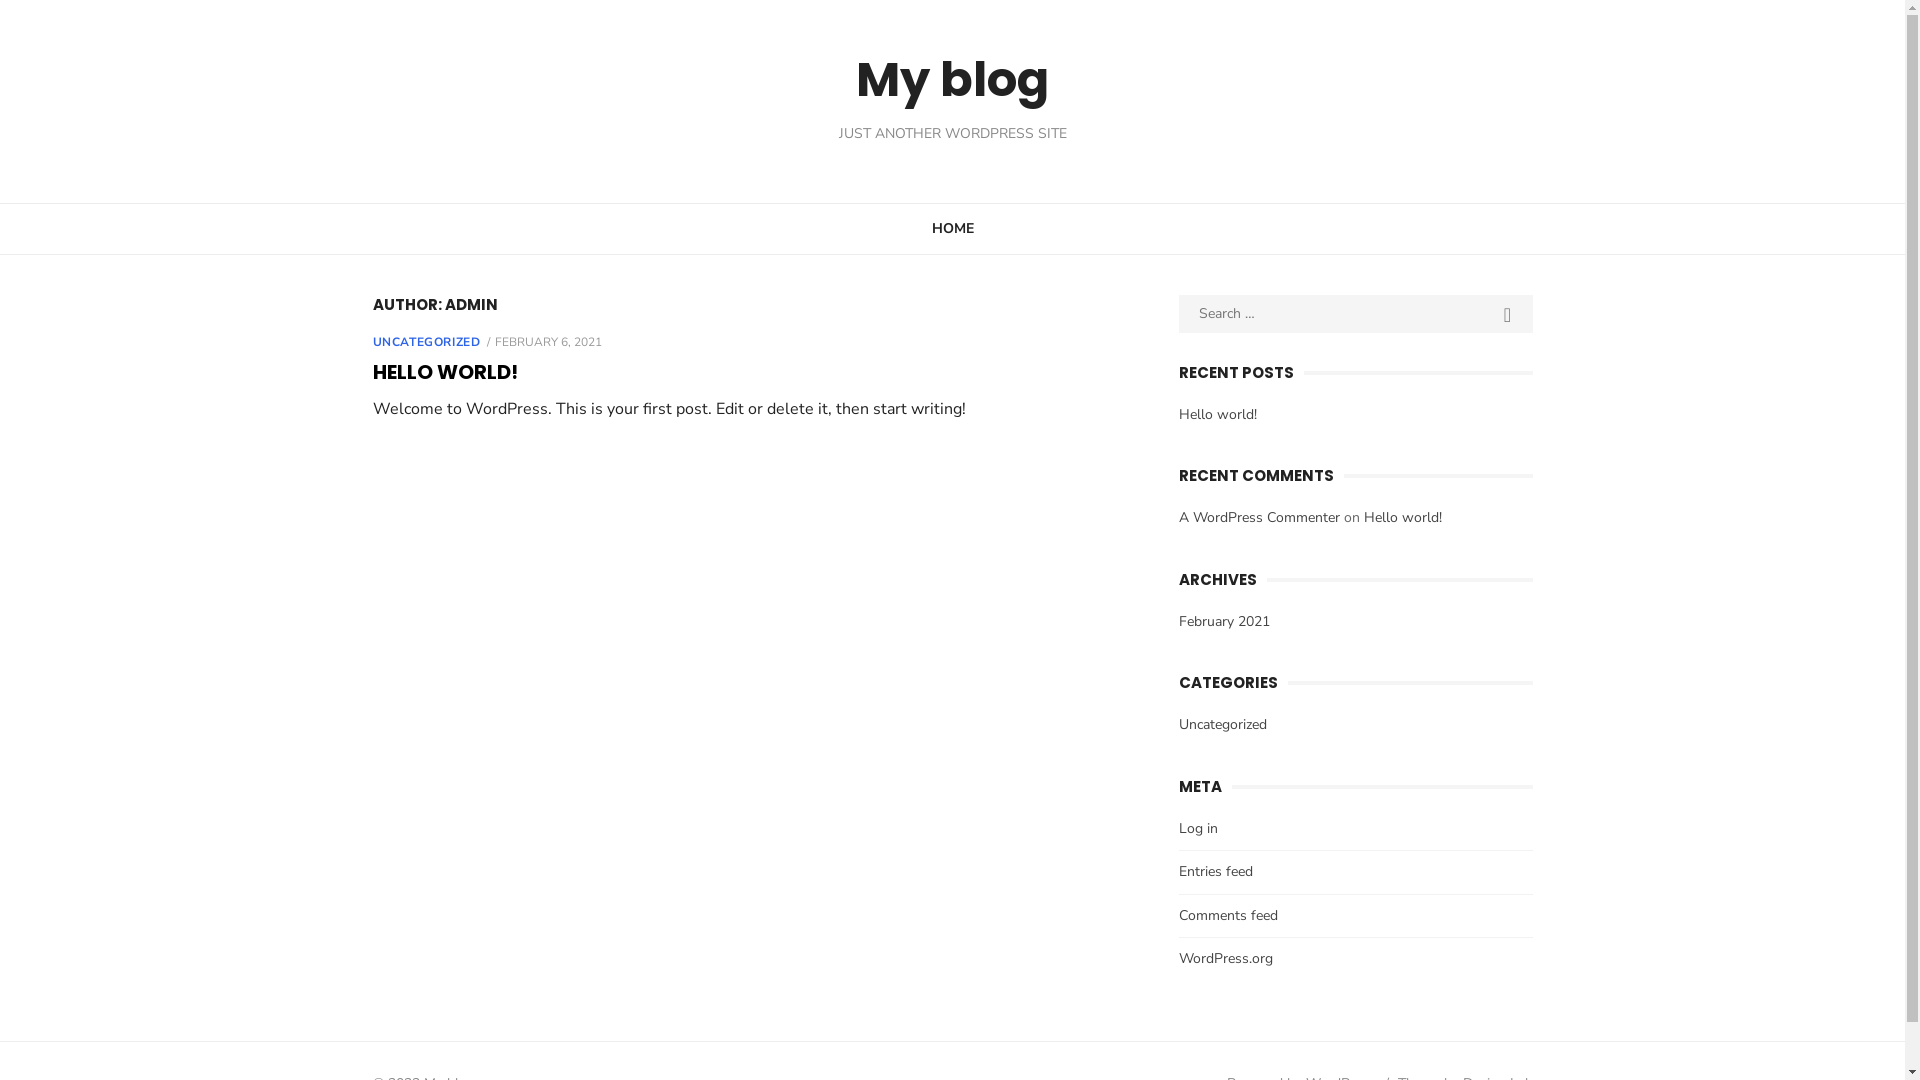  What do you see at coordinates (1179, 724) in the screenshot?
I see `'Uncategorized'` at bounding box center [1179, 724].